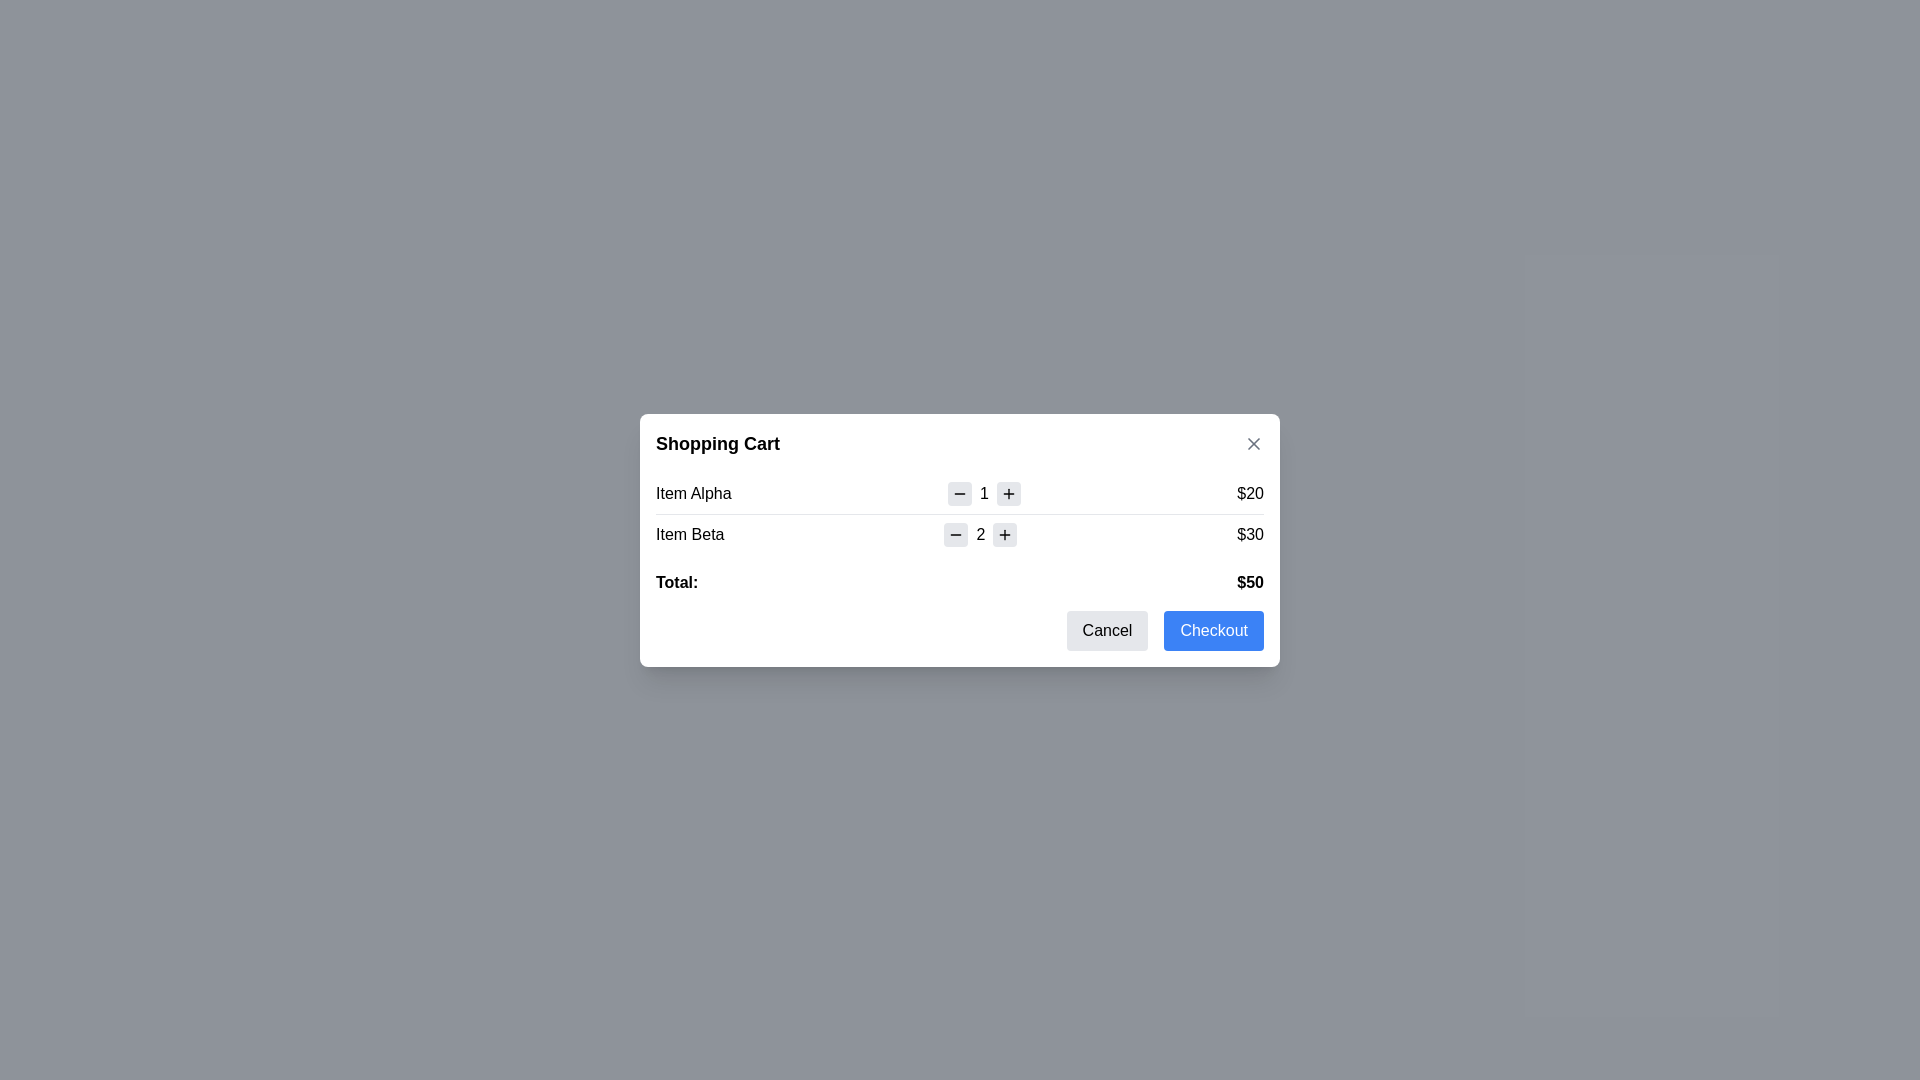  I want to click on the quantity adjustment buttons (decrement and increment) of the shopping cart item labeled 'Item Beta', so click(960, 532).